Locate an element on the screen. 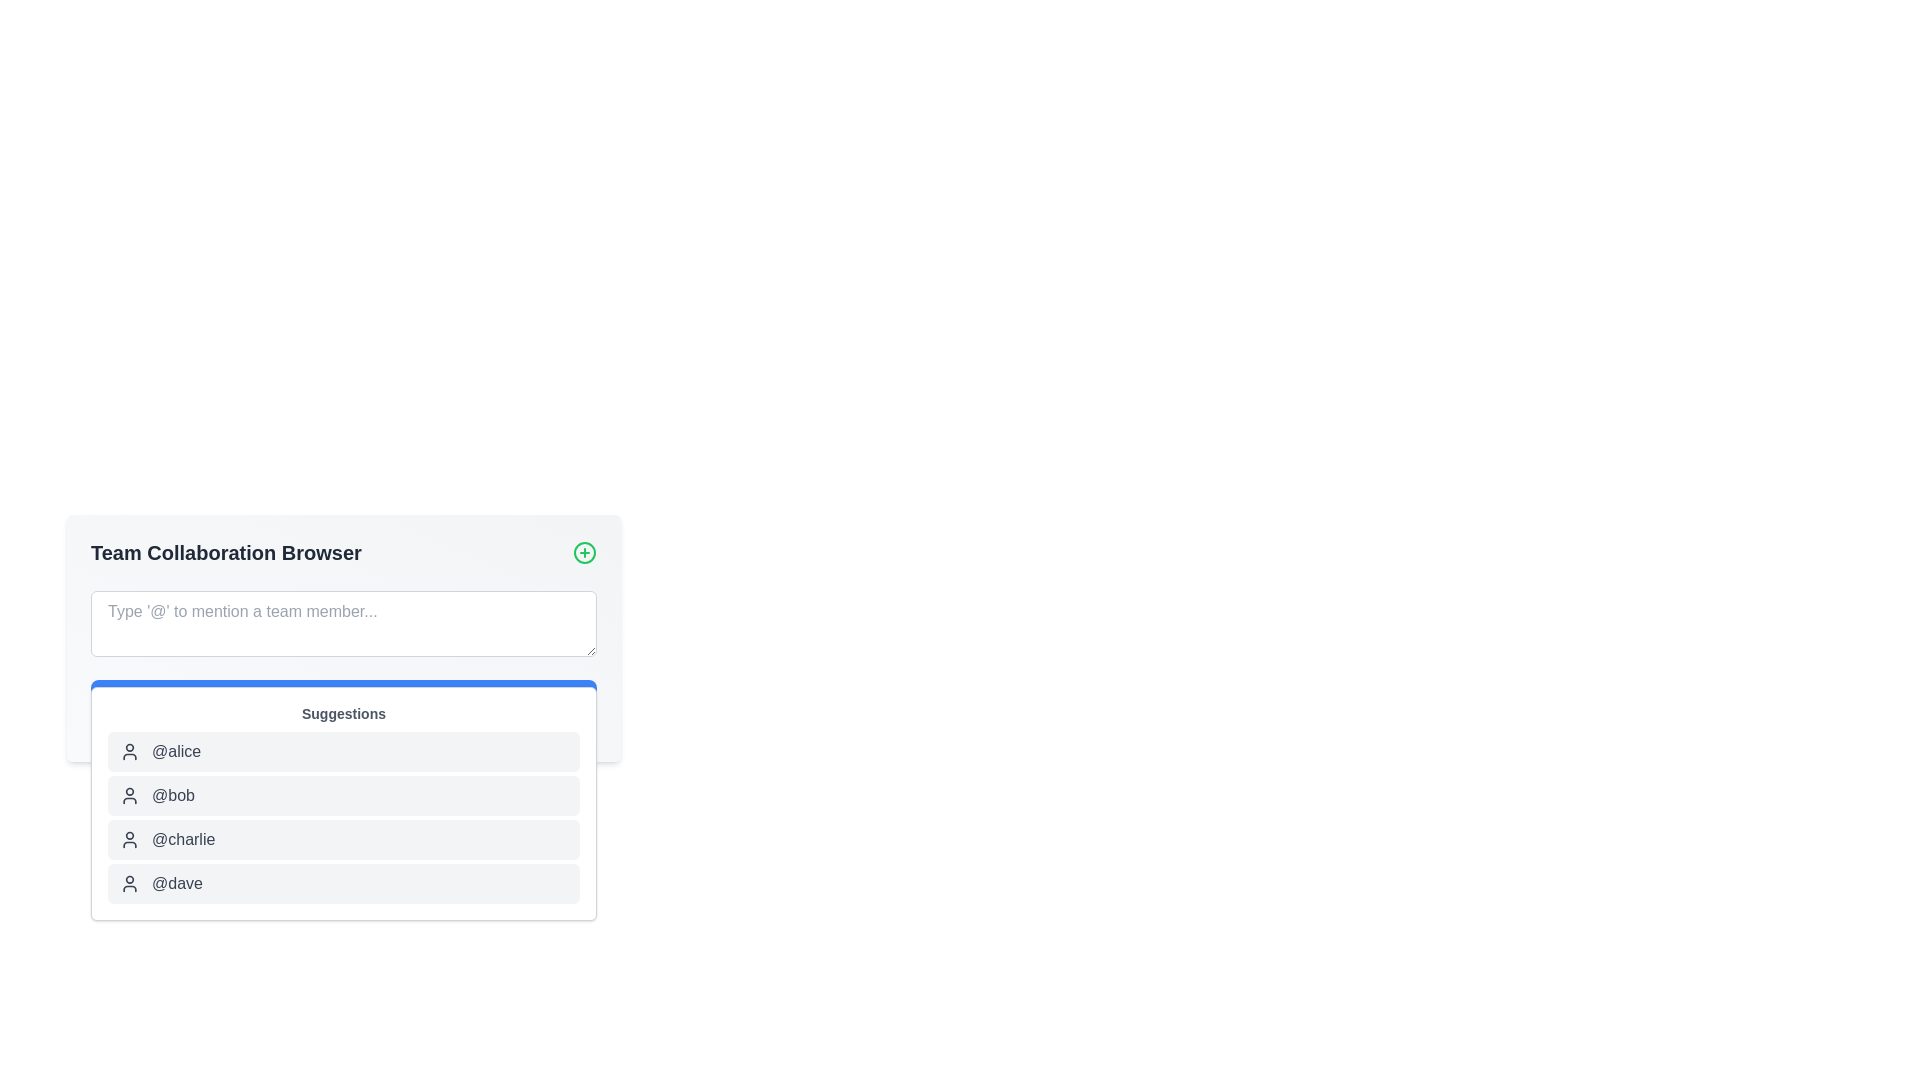 This screenshot has width=1920, height=1080. the user profile icon representing '@bob' in the suggestion list, located at the leftmost side of the suggestion block is located at coordinates (128, 794).